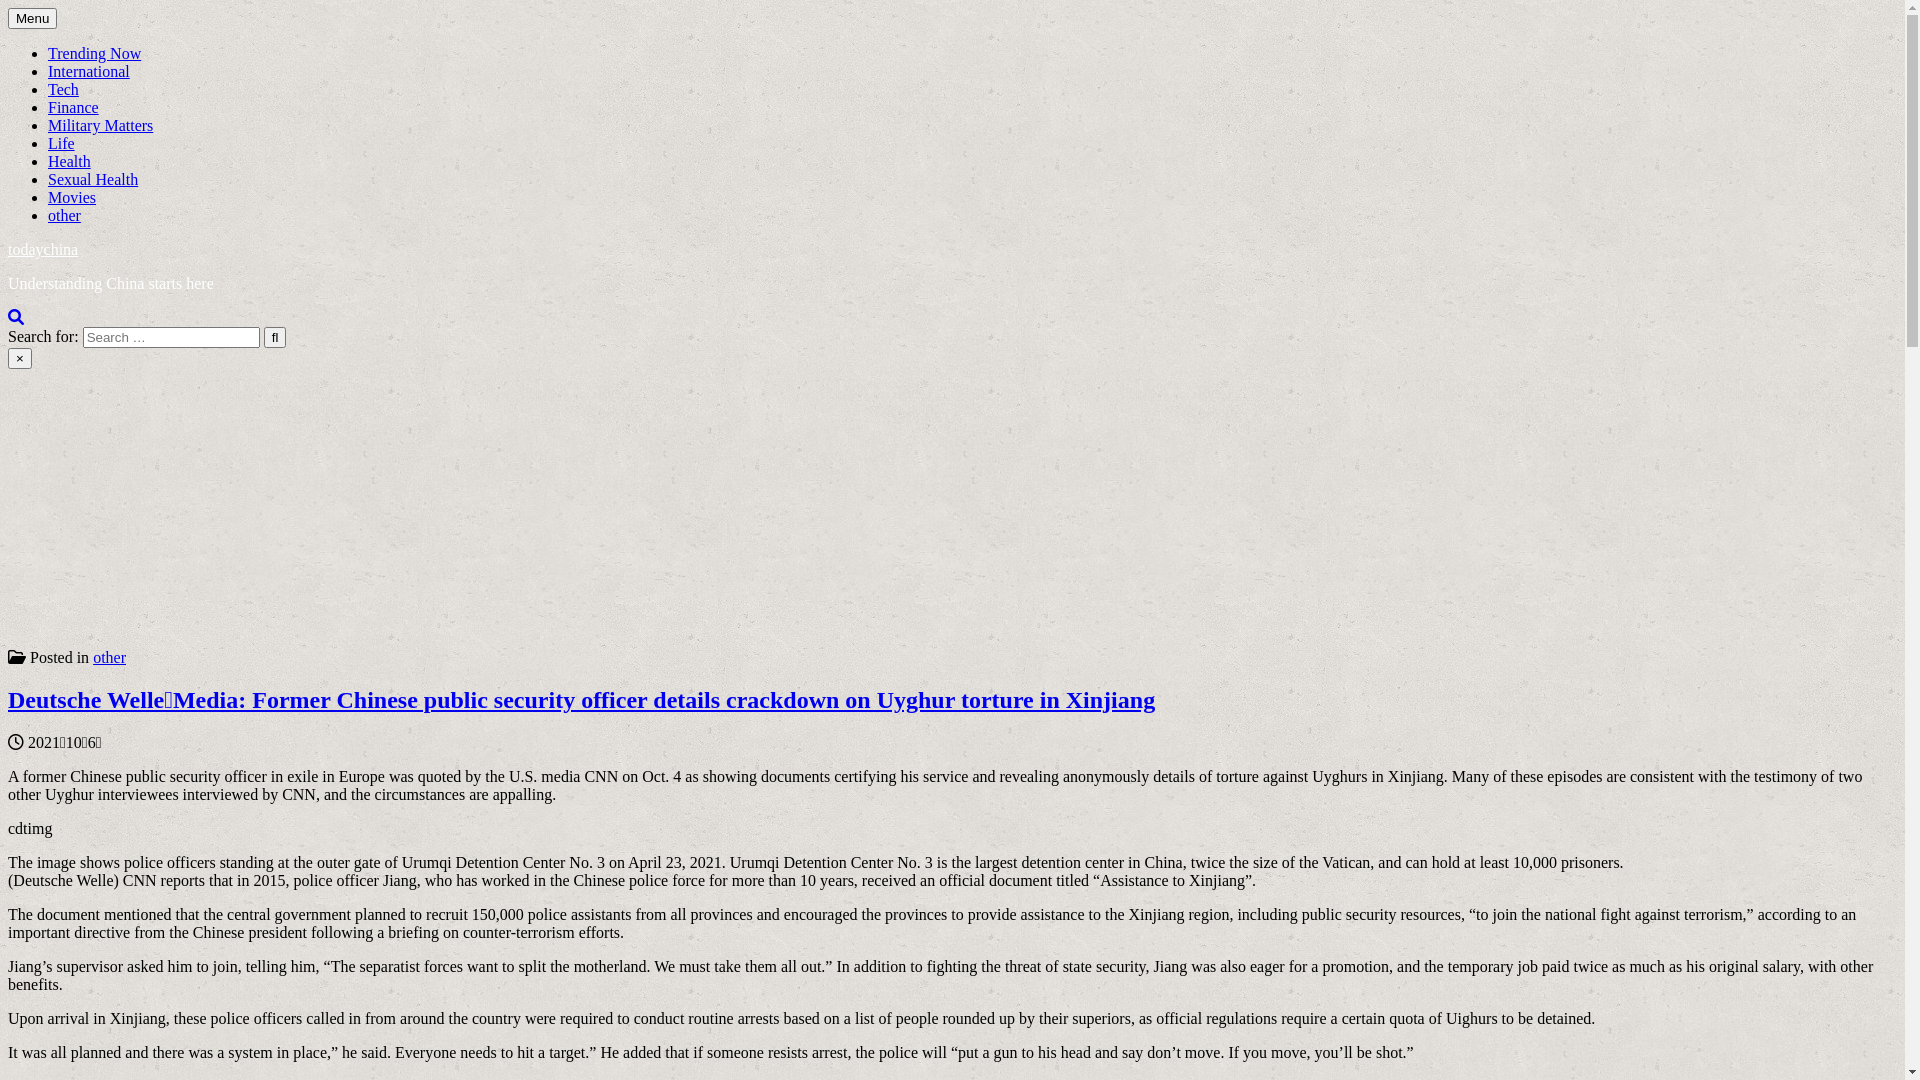  Describe the element at coordinates (607, 508) in the screenshot. I see `'Advertisement'` at that location.